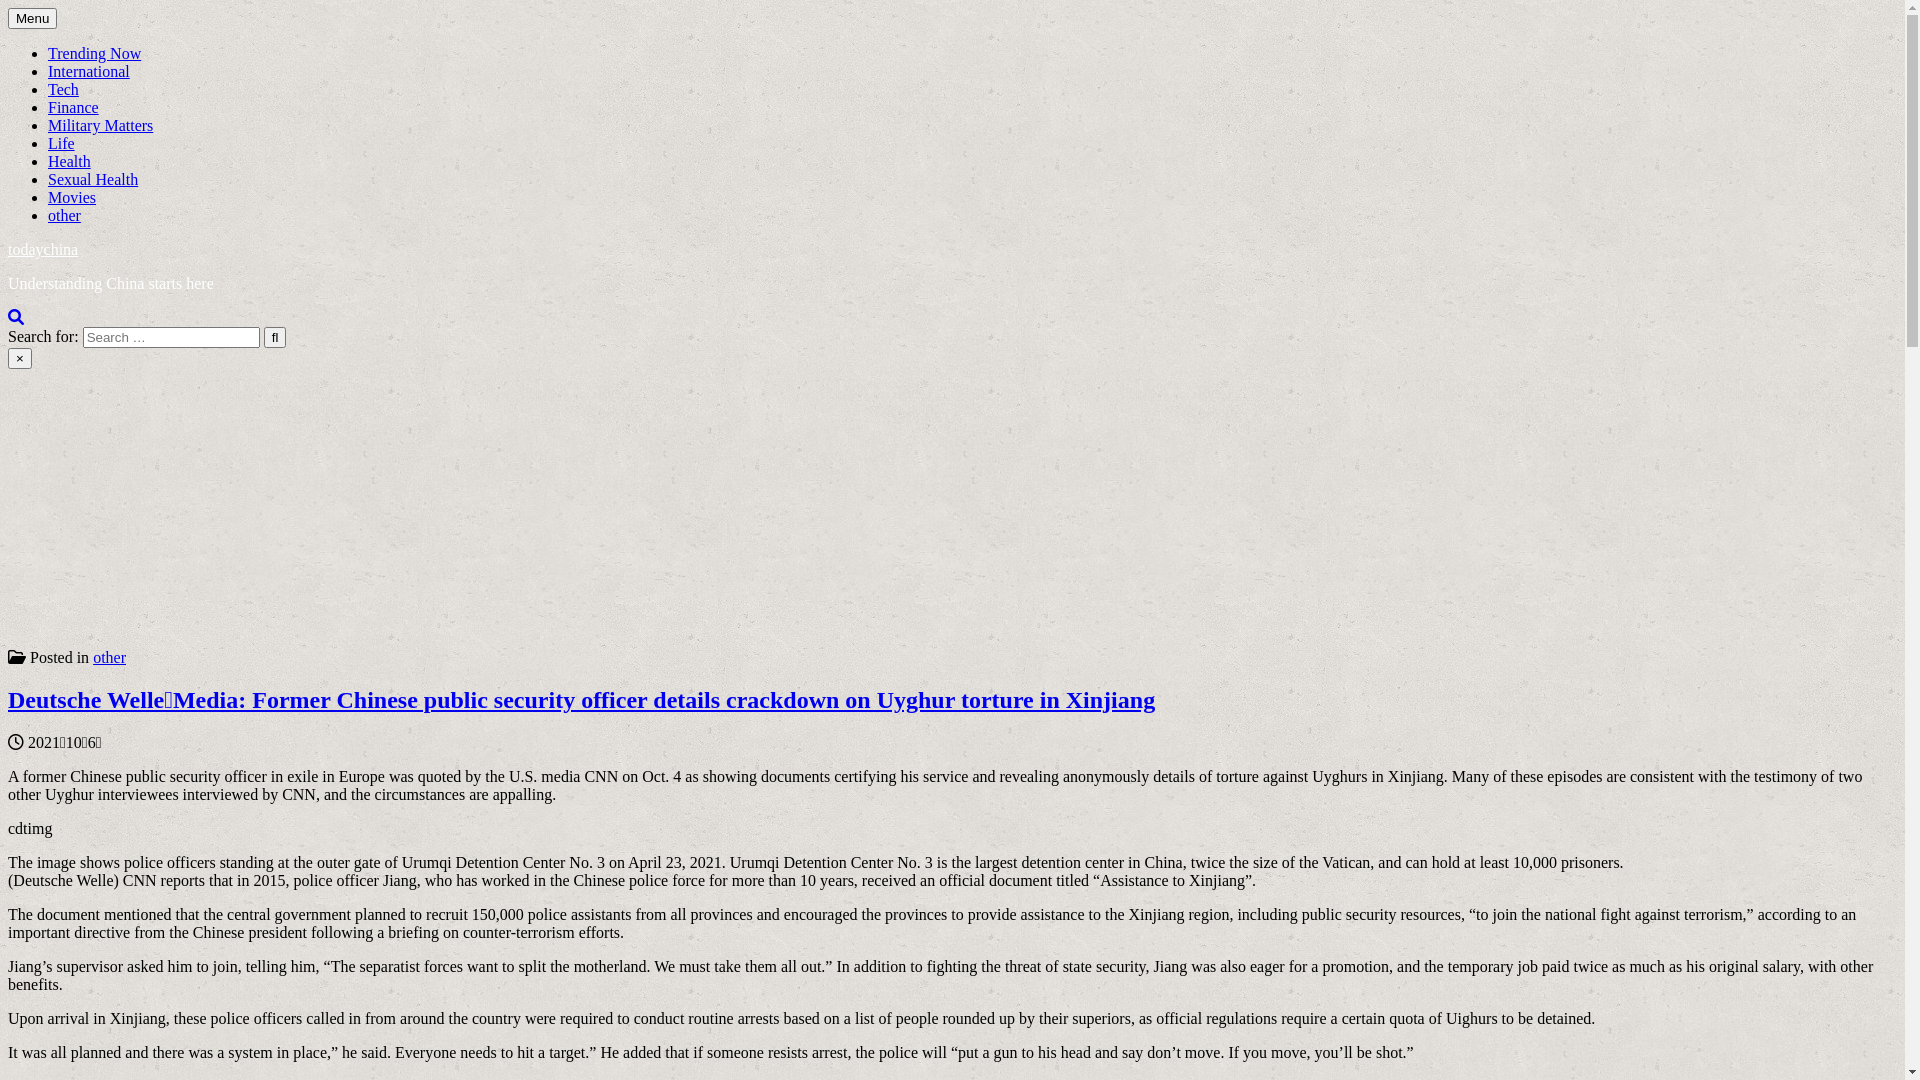  Describe the element at coordinates (607, 508) in the screenshot. I see `'Advertisement'` at that location.